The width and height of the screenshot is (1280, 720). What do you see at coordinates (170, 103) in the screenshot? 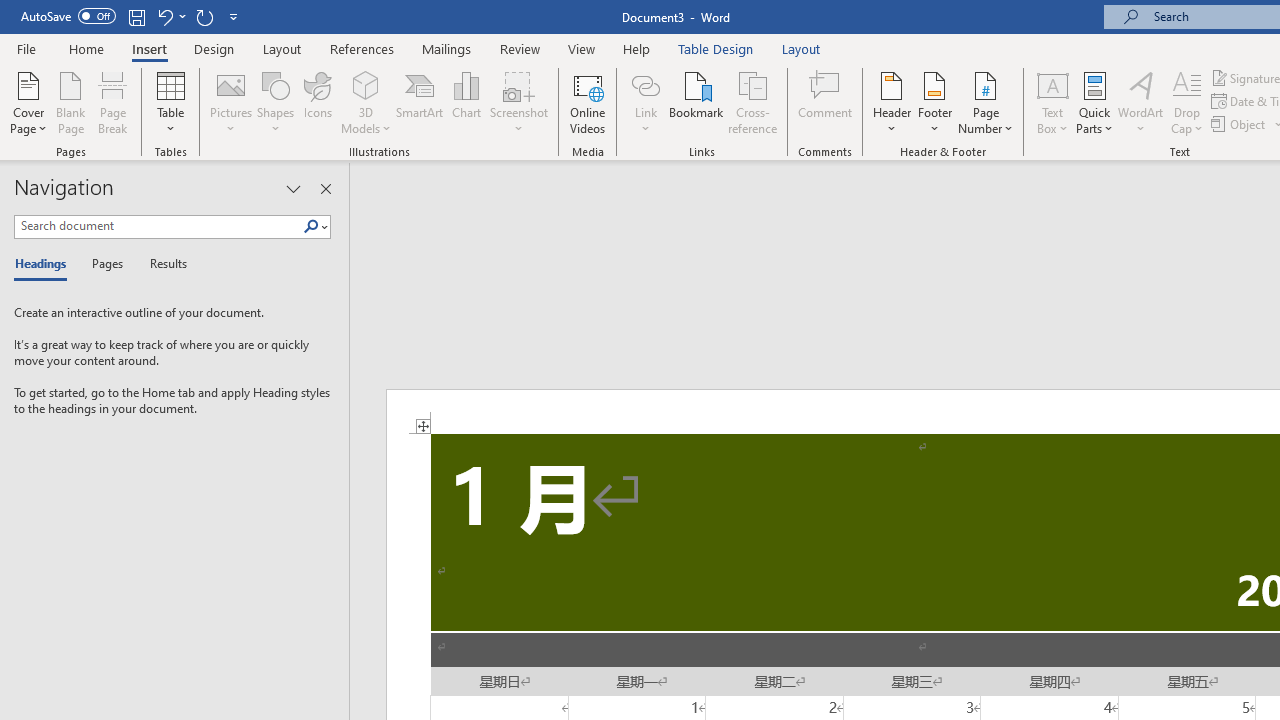
I see `'Table'` at bounding box center [170, 103].